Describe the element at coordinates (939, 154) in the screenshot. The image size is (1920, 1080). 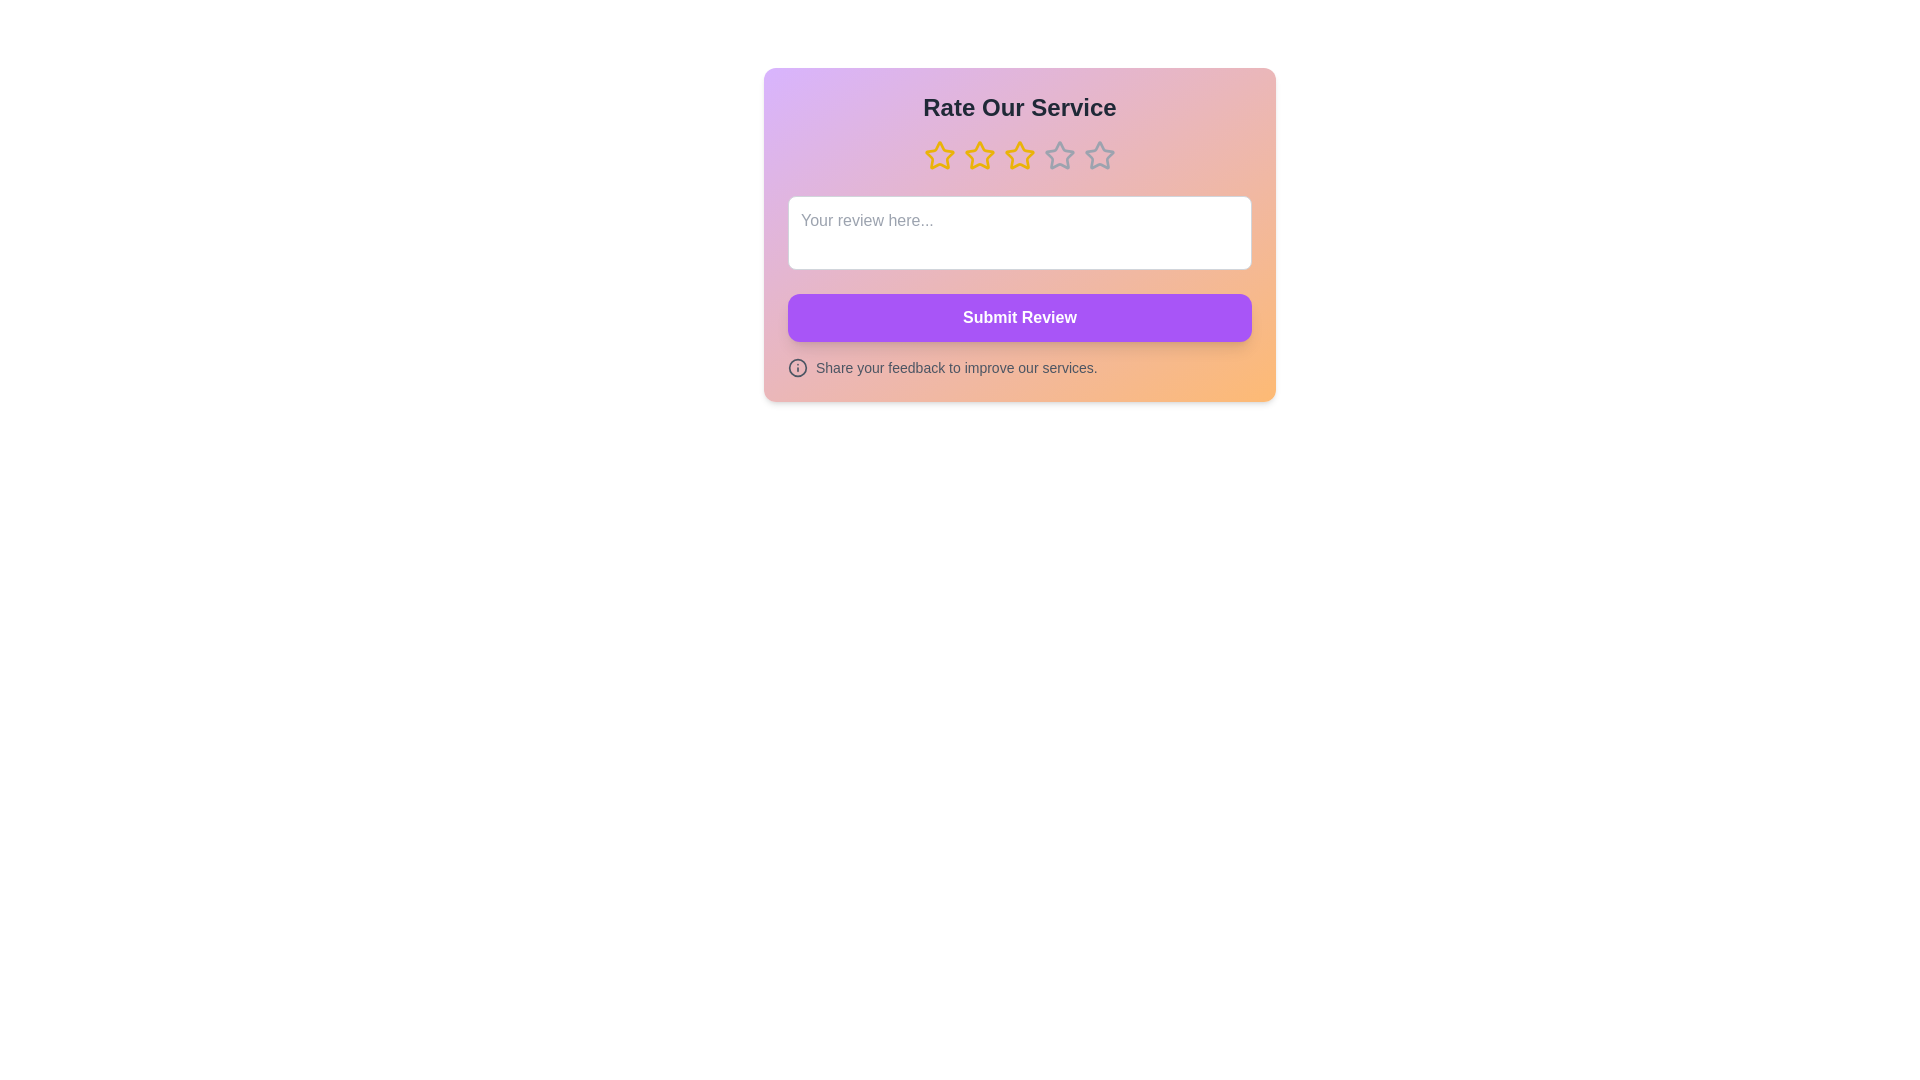
I see `the first star icon in the rating section` at that location.